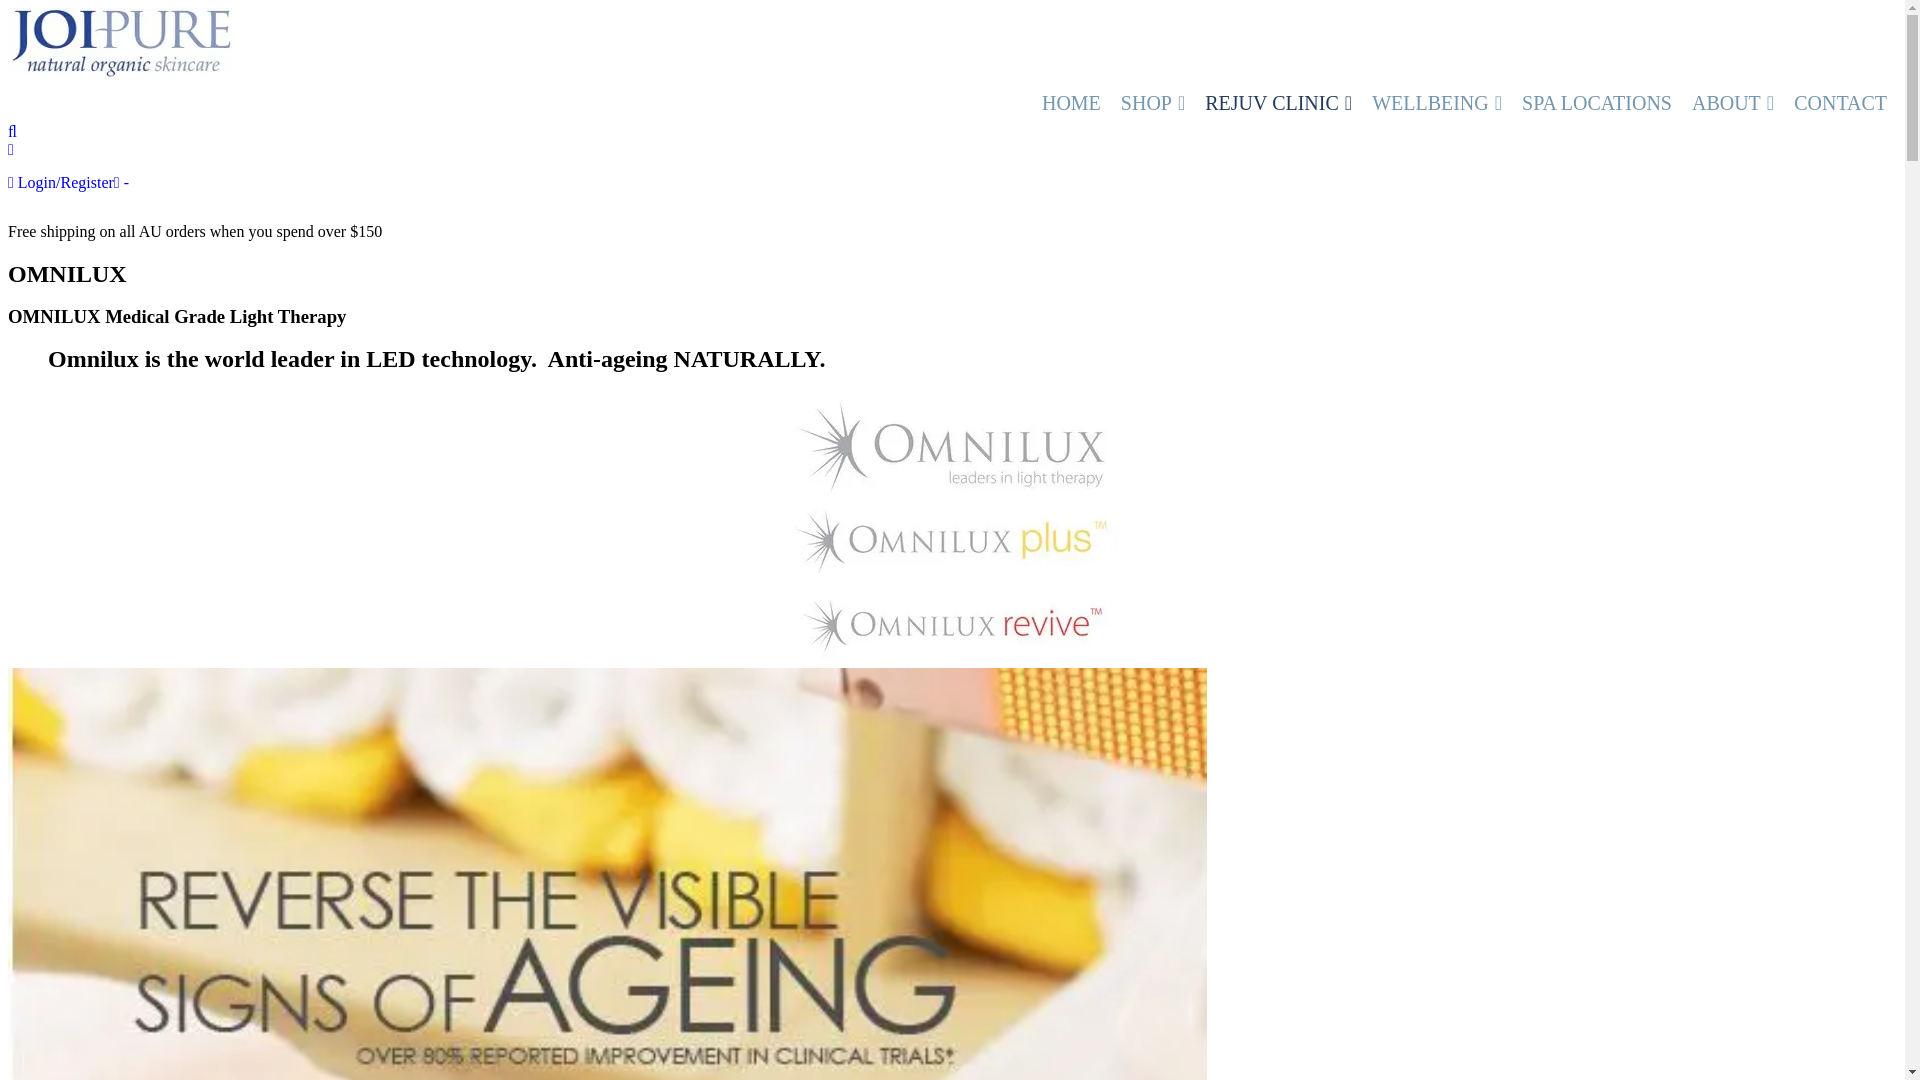  What do you see at coordinates (1596, 103) in the screenshot?
I see `'SPA LOCATIONS'` at bounding box center [1596, 103].